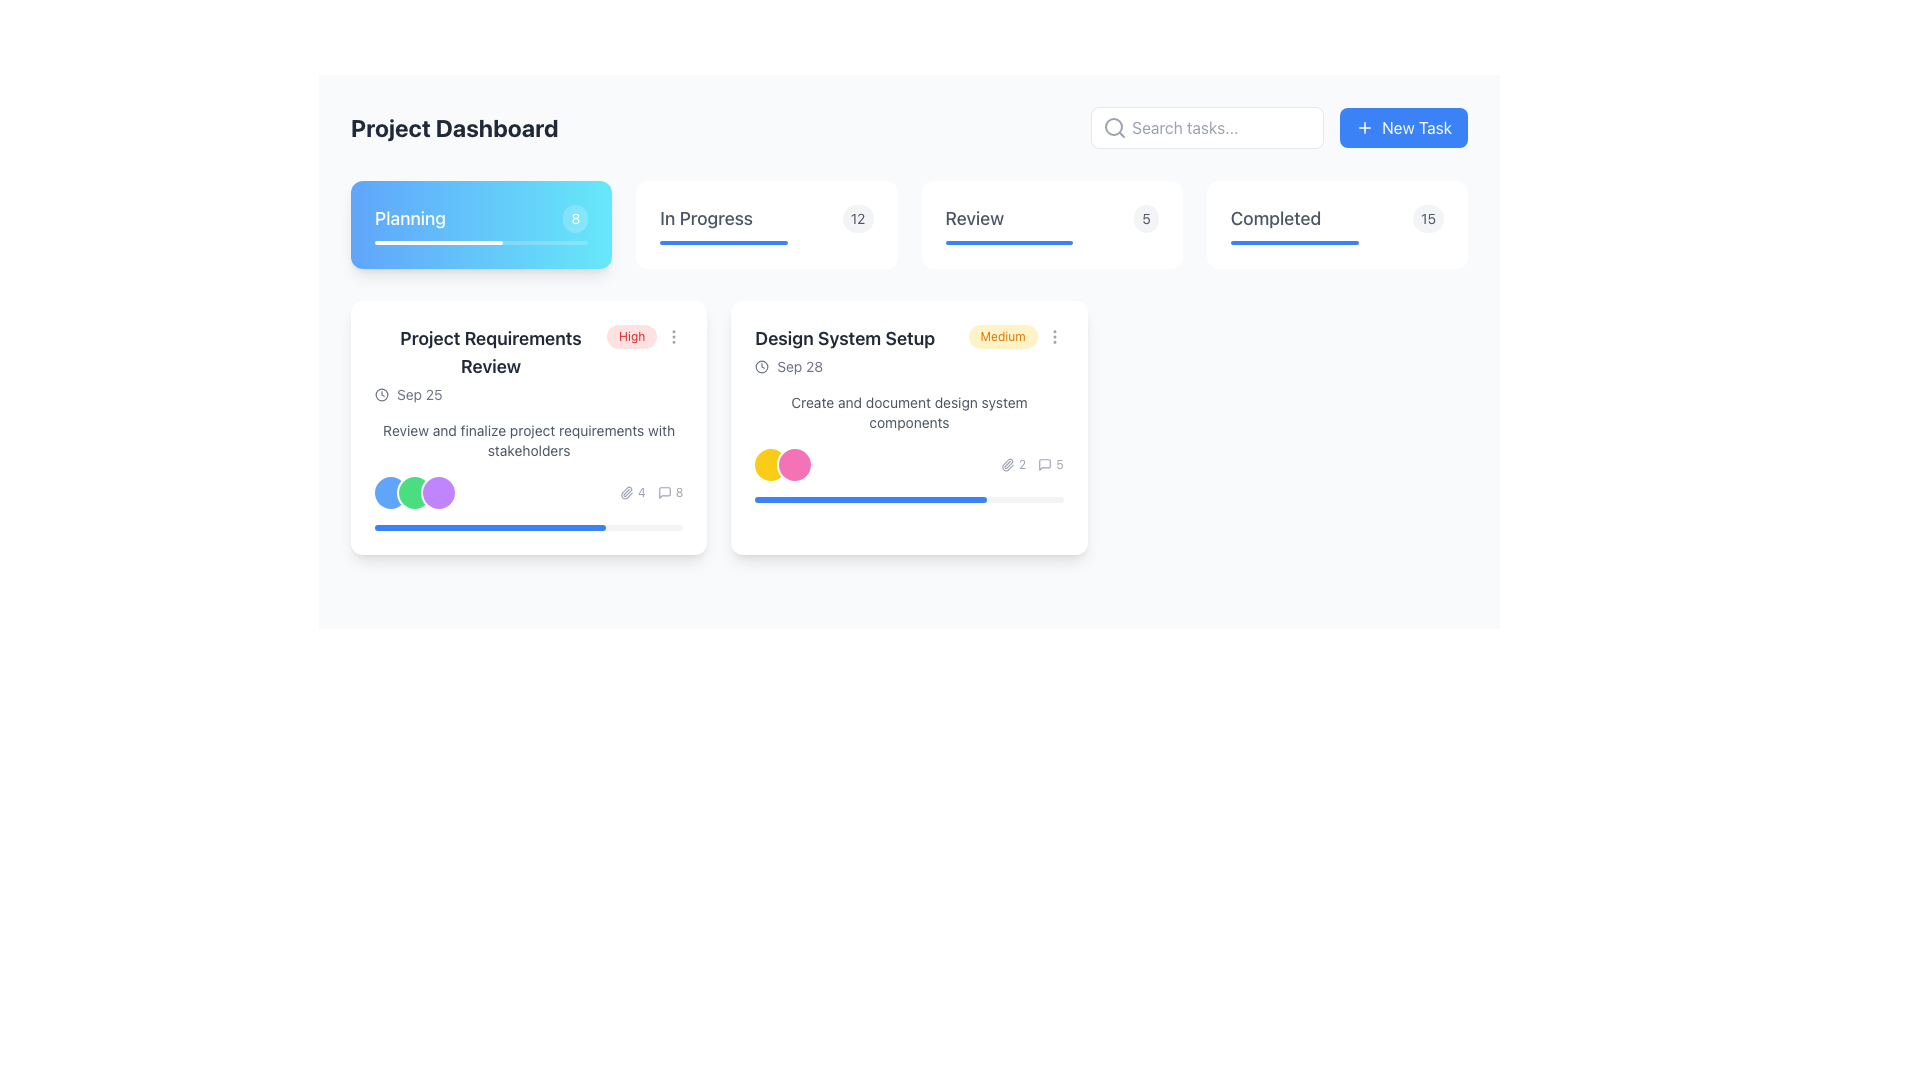 This screenshot has width=1920, height=1080. What do you see at coordinates (908, 499) in the screenshot?
I see `the progress state of the progress bar located in the 'Design System Setup' card, which has a light gray background and a blue section indicating 75% completion` at bounding box center [908, 499].